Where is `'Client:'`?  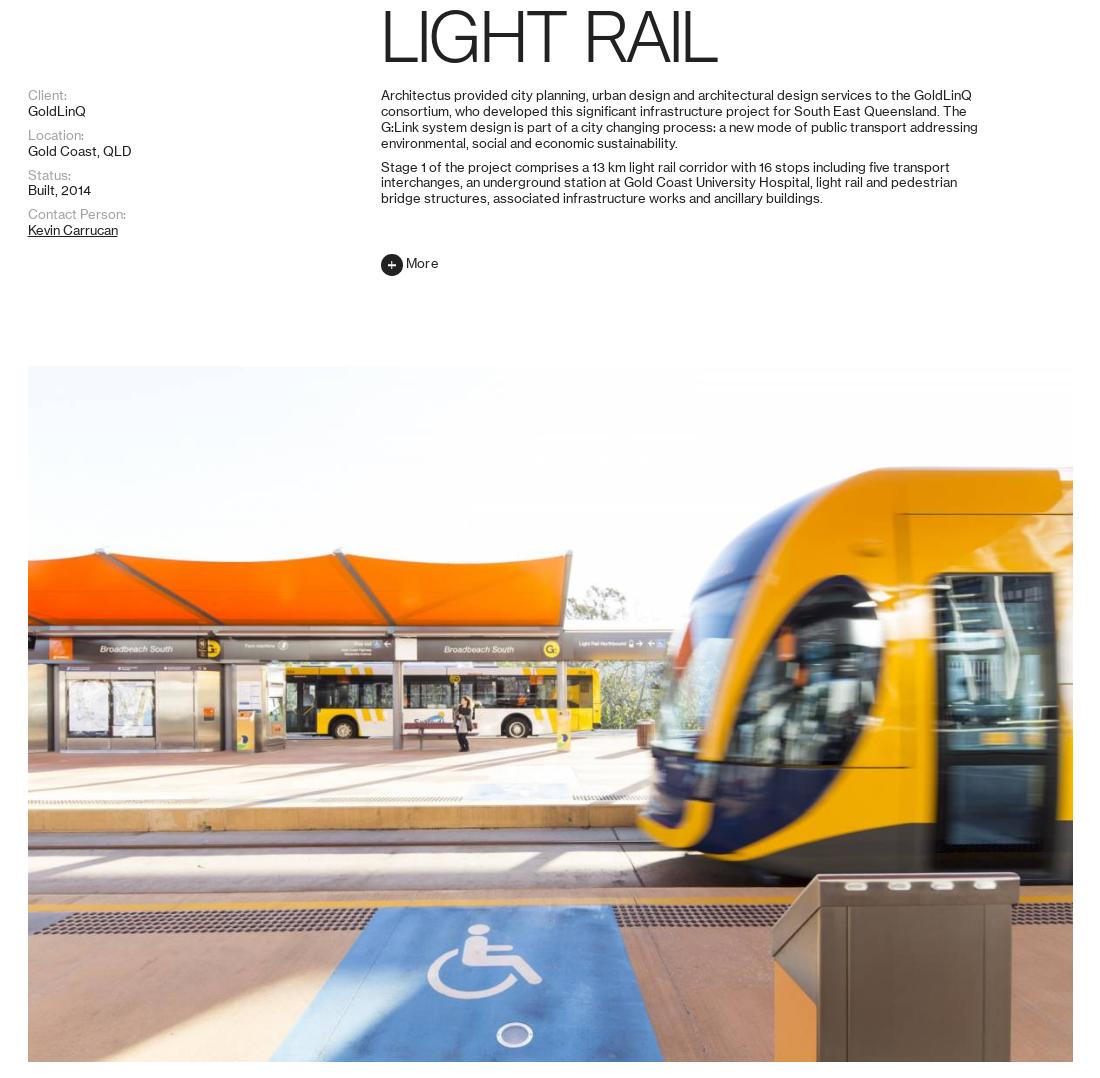
'Client:' is located at coordinates (45, 889).